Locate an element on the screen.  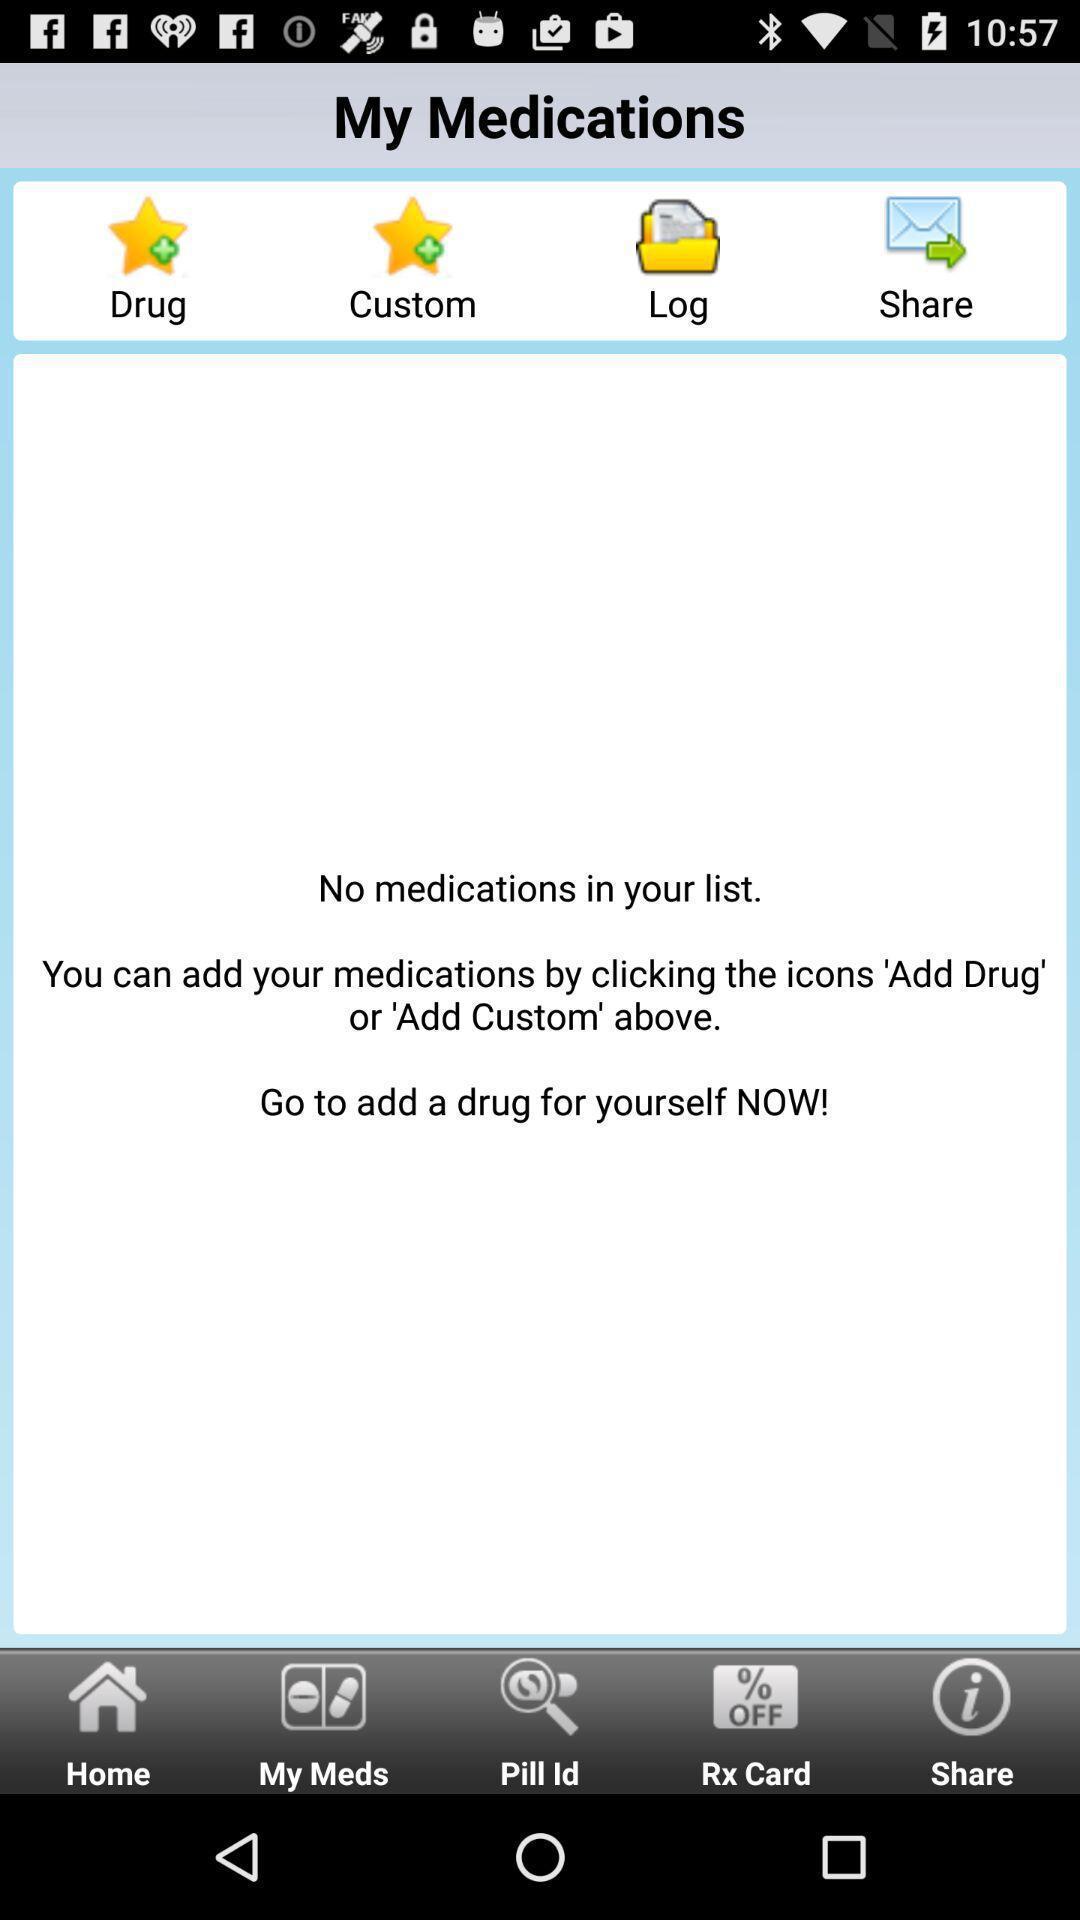
the app below no medications in app is located at coordinates (540, 1719).